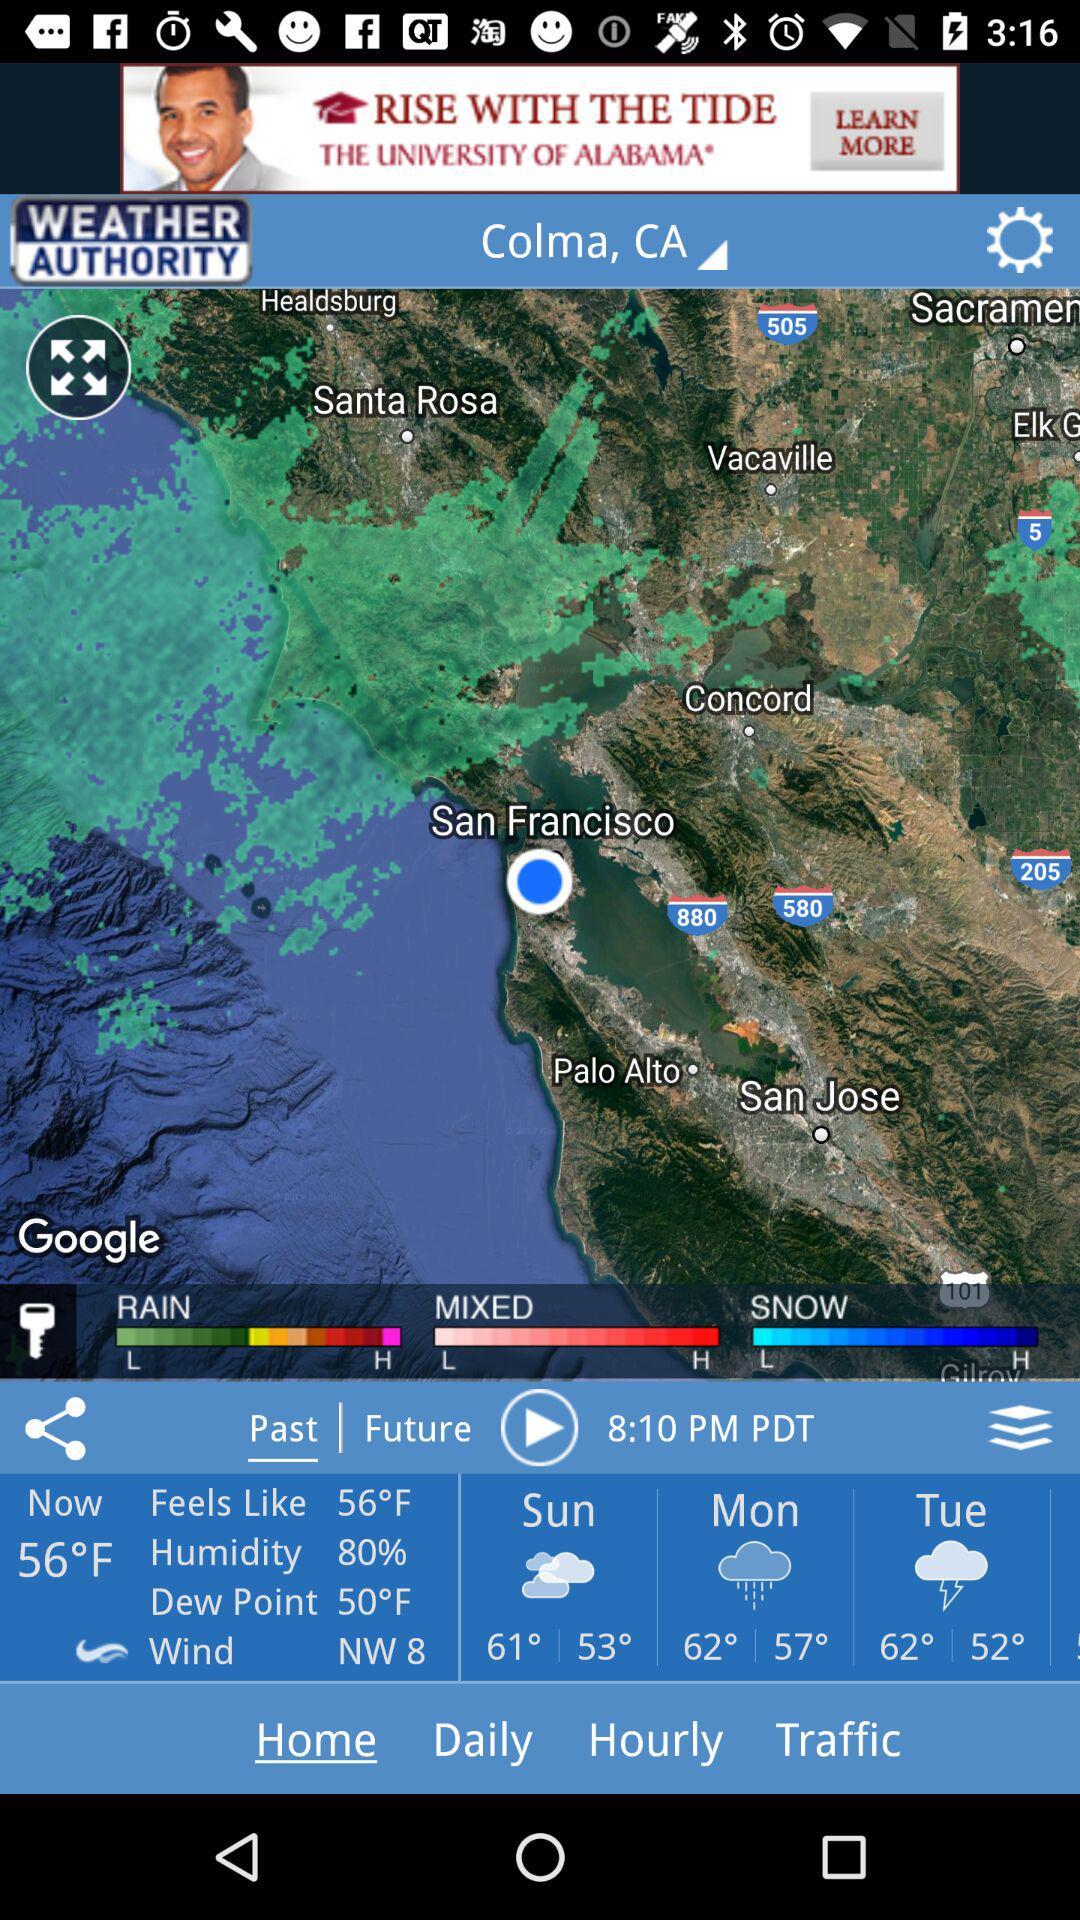  Describe the element at coordinates (131, 240) in the screenshot. I see `the date_range icon` at that location.